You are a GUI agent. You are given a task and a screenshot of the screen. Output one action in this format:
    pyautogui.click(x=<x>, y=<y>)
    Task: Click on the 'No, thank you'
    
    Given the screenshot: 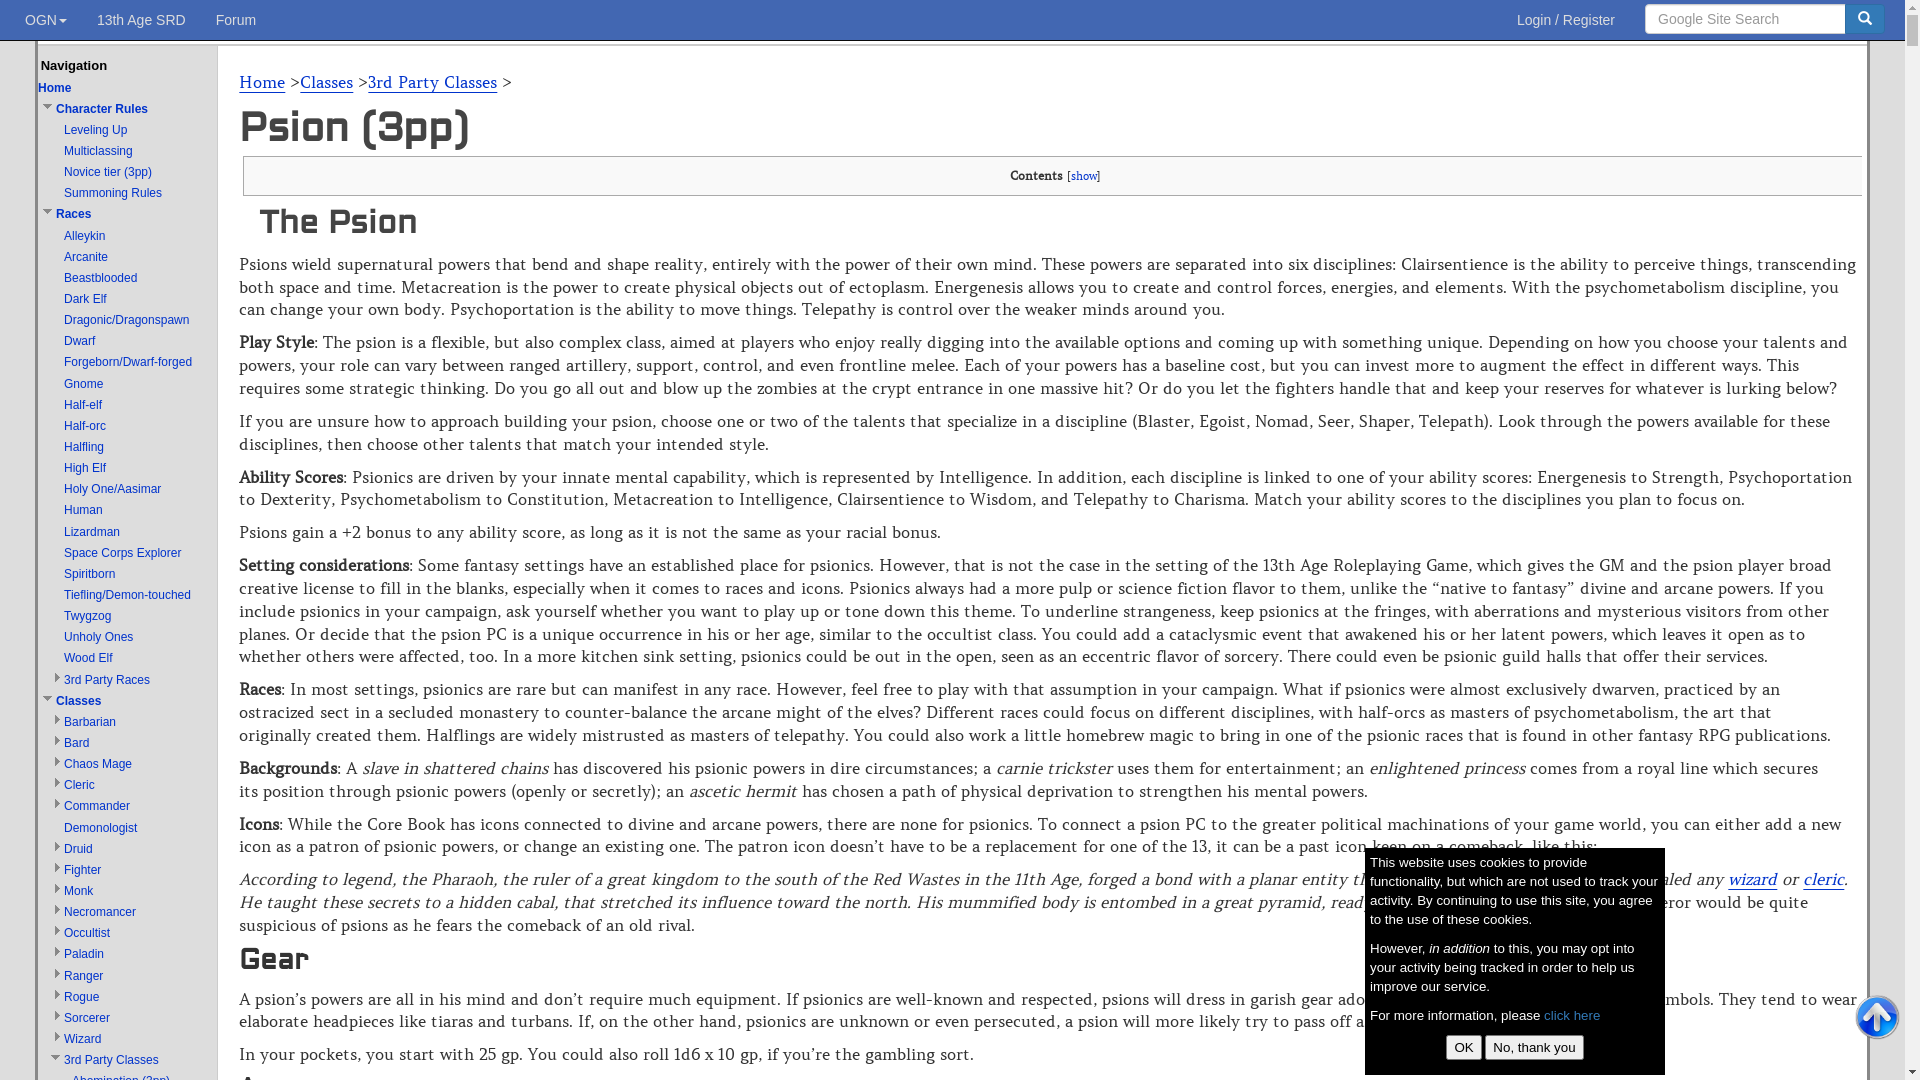 What is the action you would take?
    pyautogui.click(x=1533, y=1046)
    